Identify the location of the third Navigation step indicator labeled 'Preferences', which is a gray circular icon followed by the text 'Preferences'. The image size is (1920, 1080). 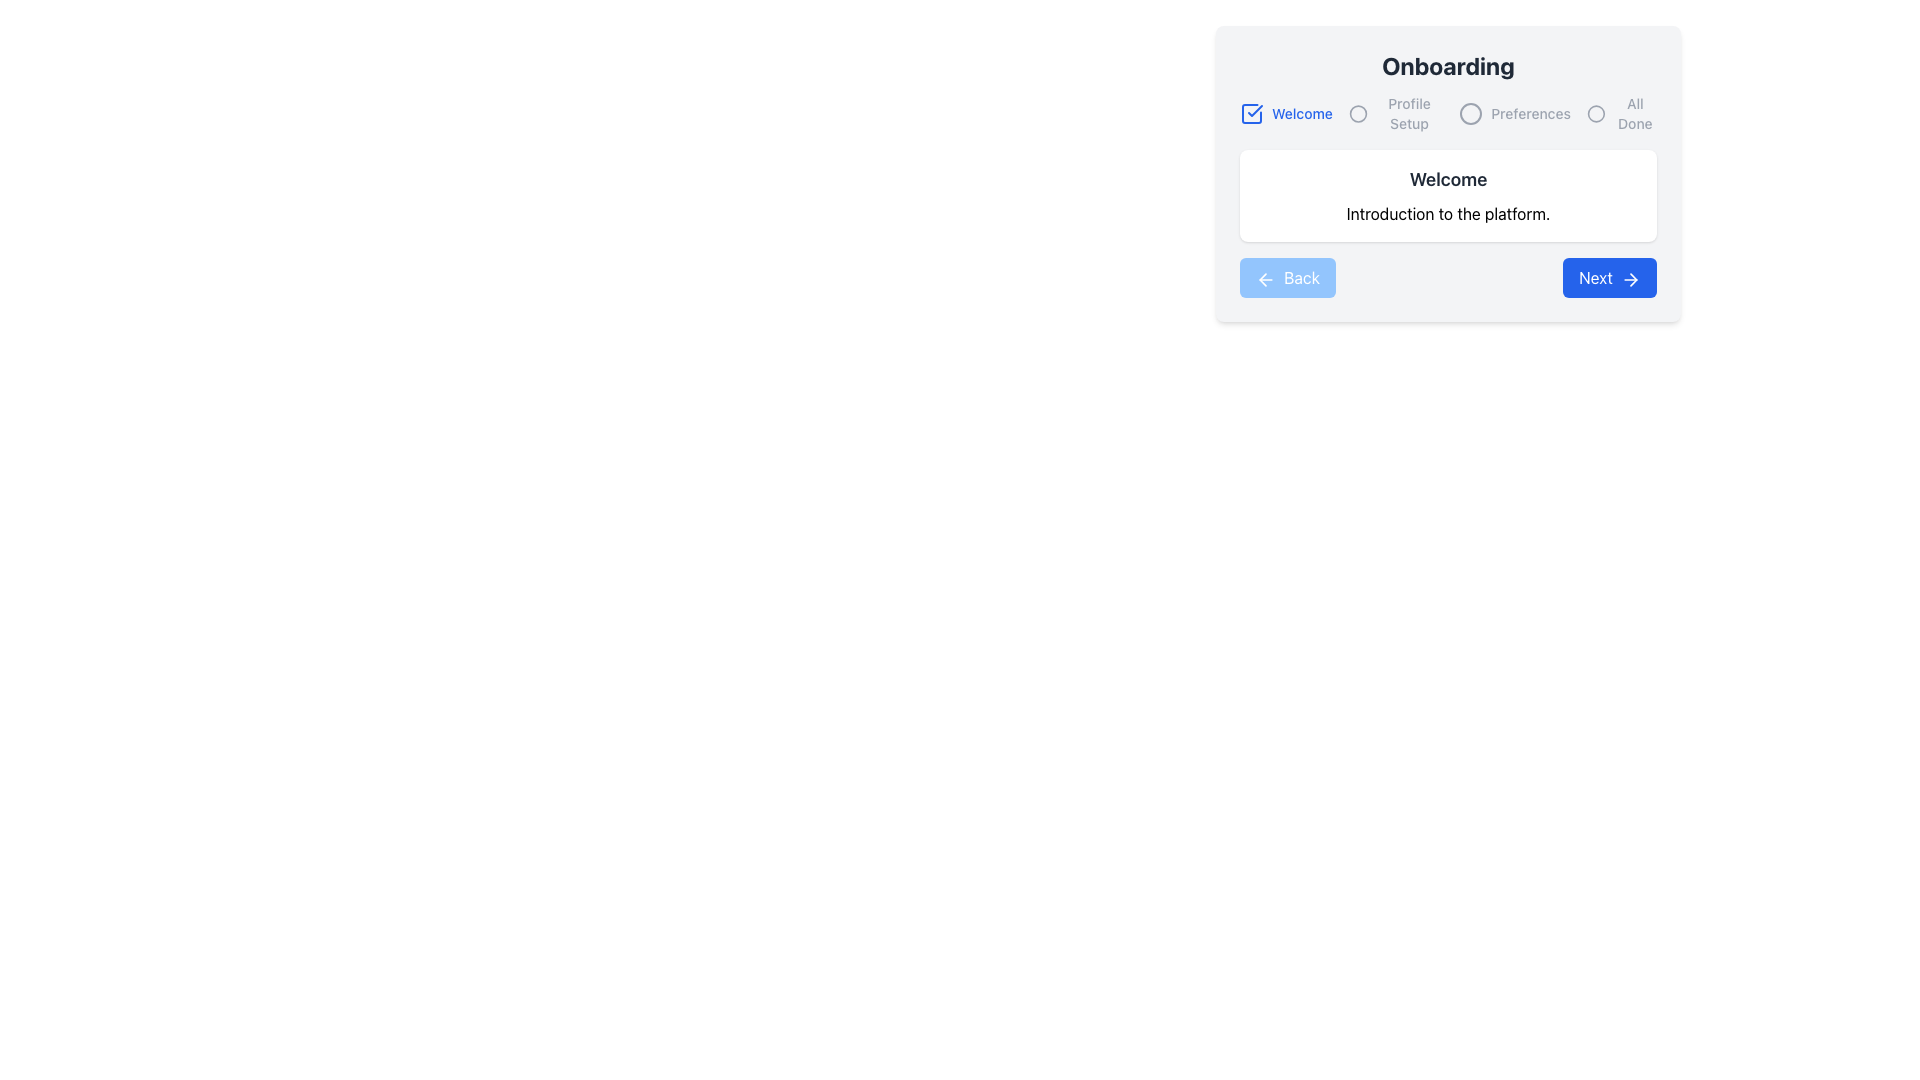
(1515, 114).